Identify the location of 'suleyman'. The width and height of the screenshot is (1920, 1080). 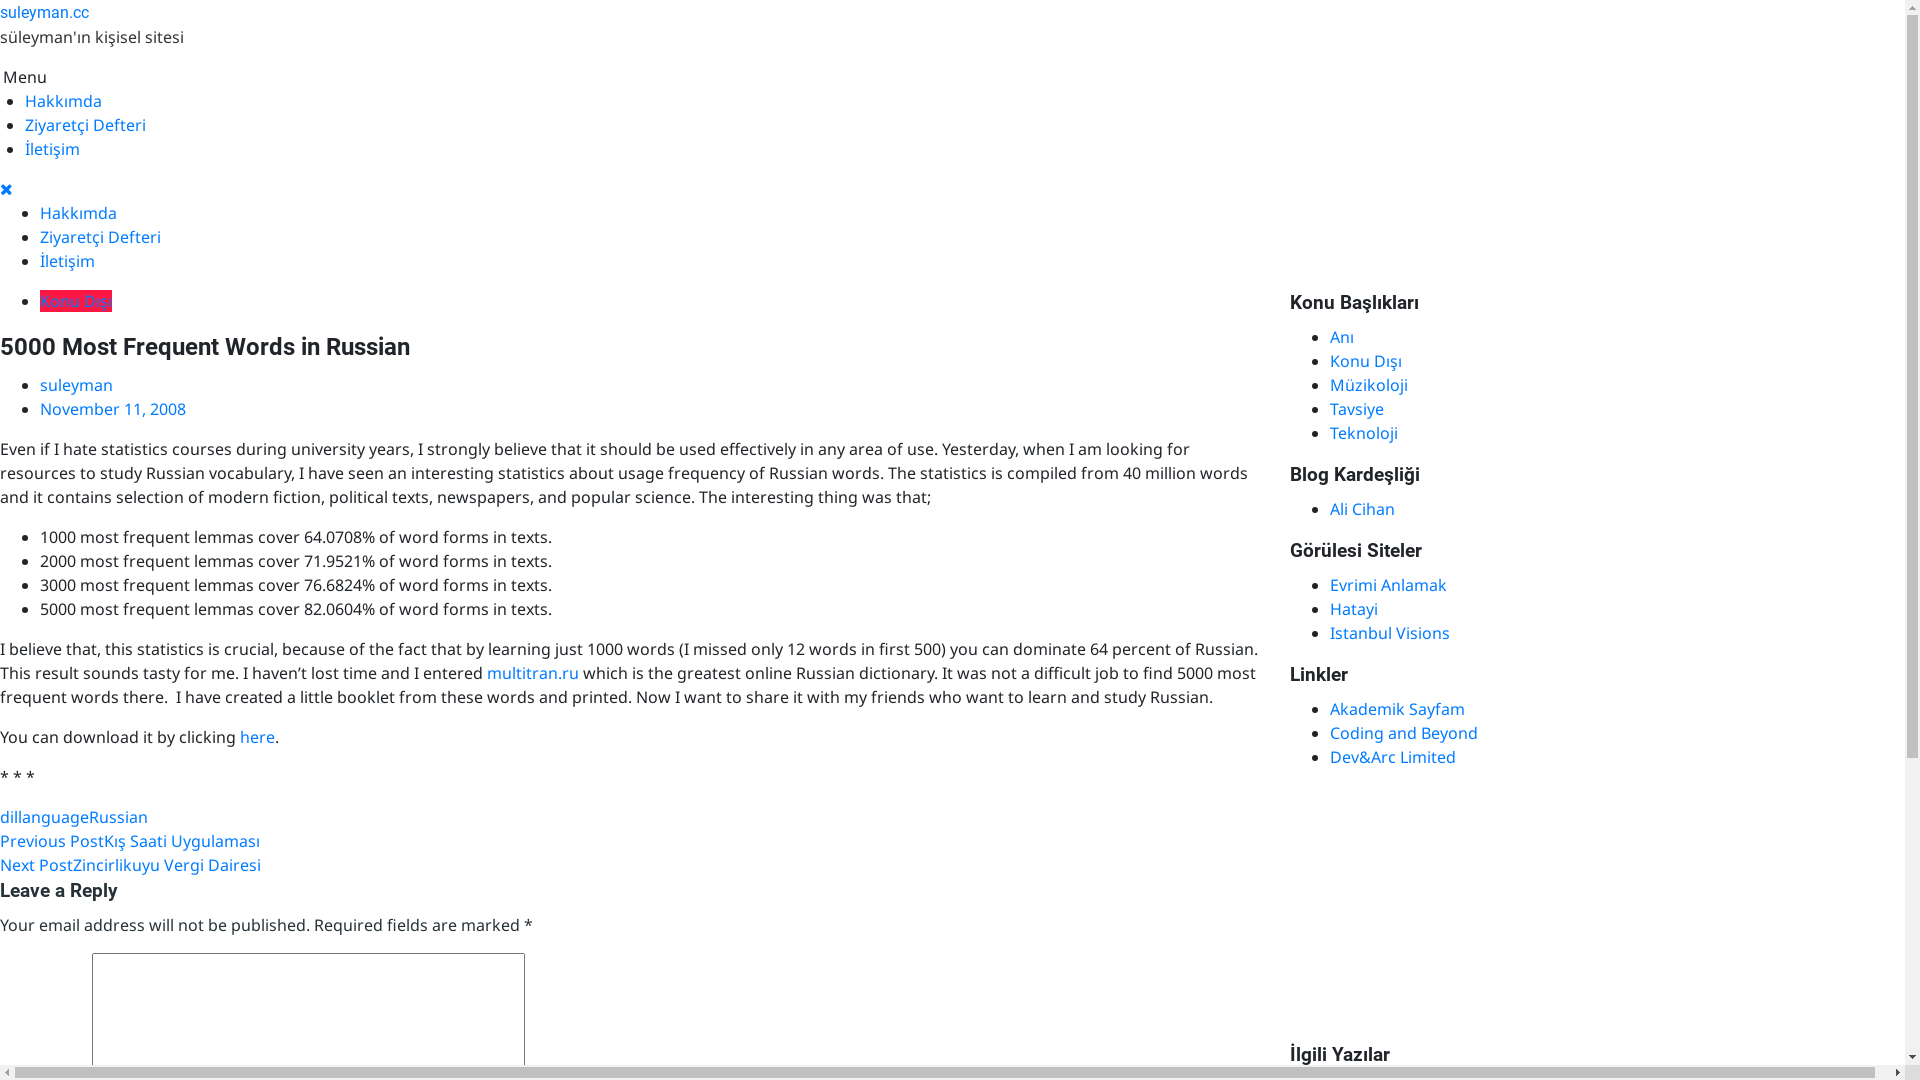
(39, 385).